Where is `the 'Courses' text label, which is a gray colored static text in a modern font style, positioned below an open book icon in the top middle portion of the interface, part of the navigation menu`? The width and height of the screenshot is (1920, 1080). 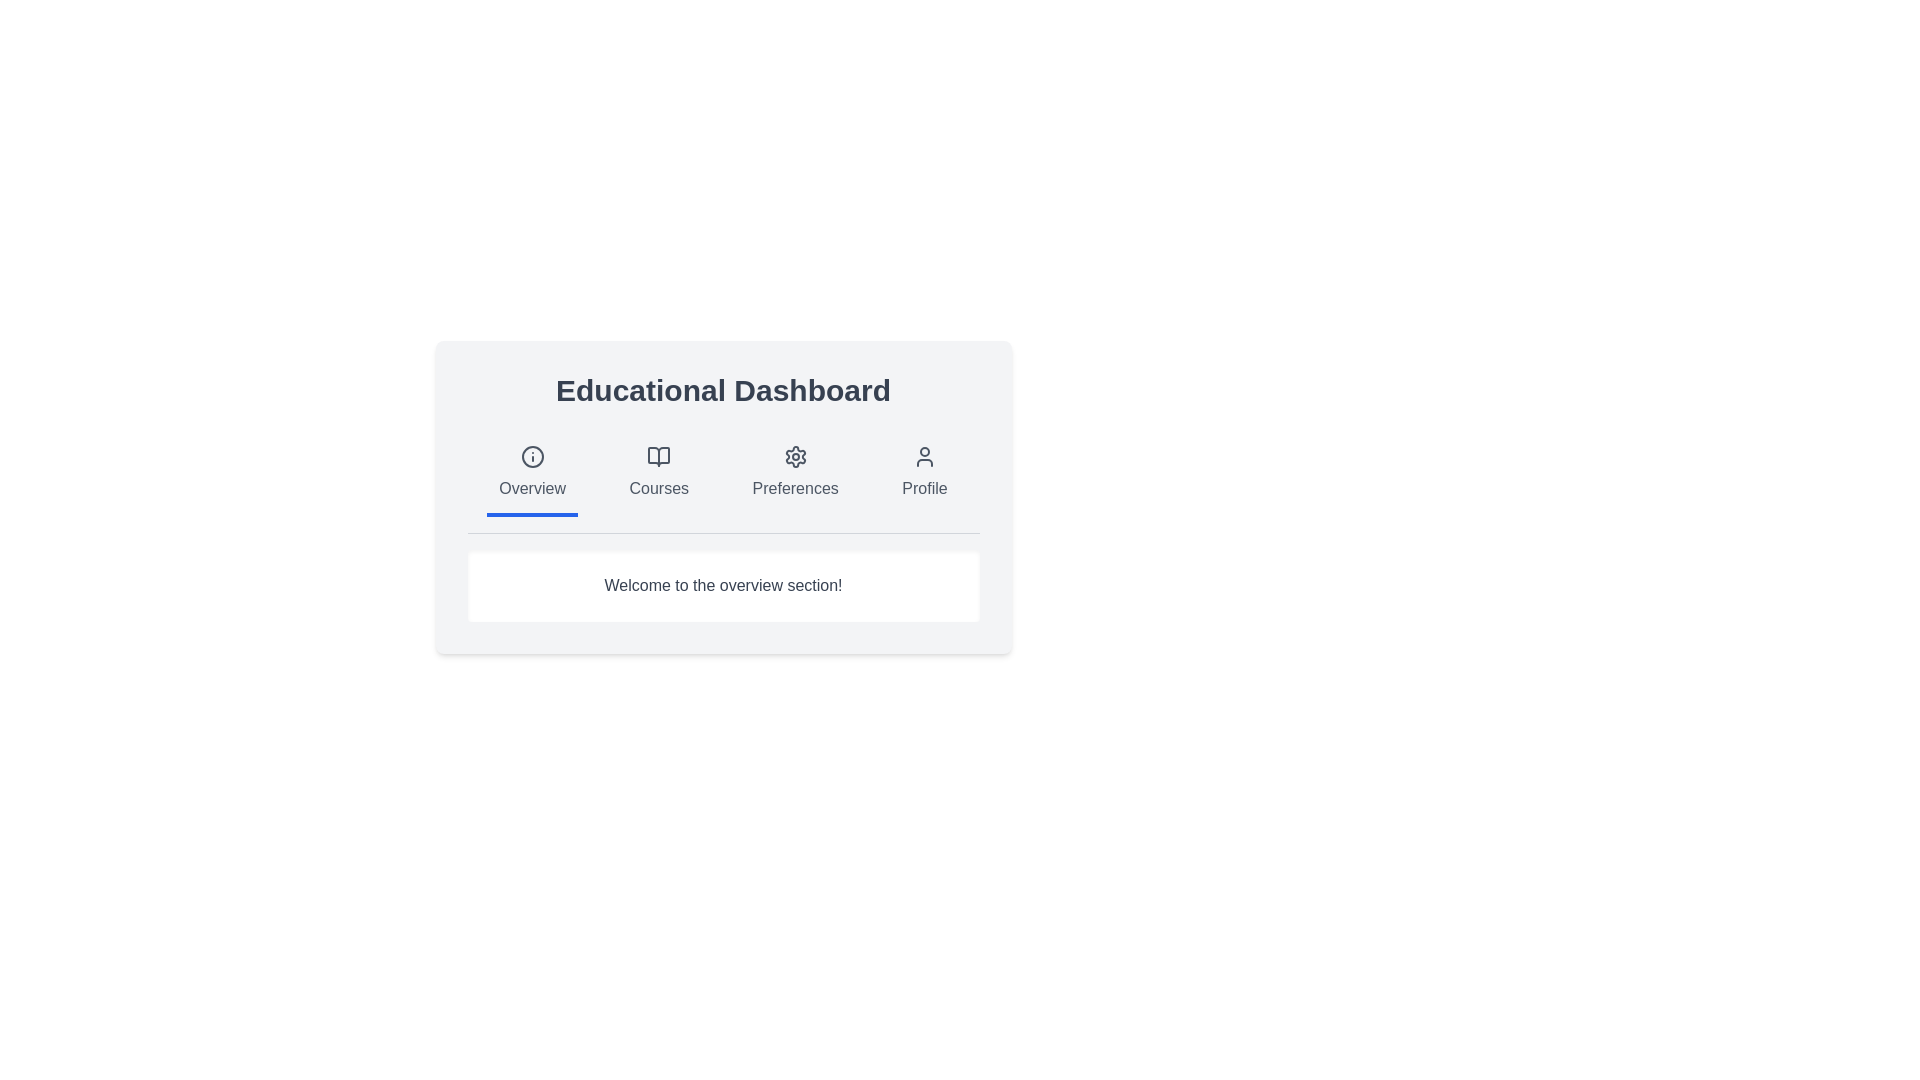
the 'Courses' text label, which is a gray colored static text in a modern font style, positioned below an open book icon in the top middle portion of the interface, part of the navigation menu is located at coordinates (659, 489).